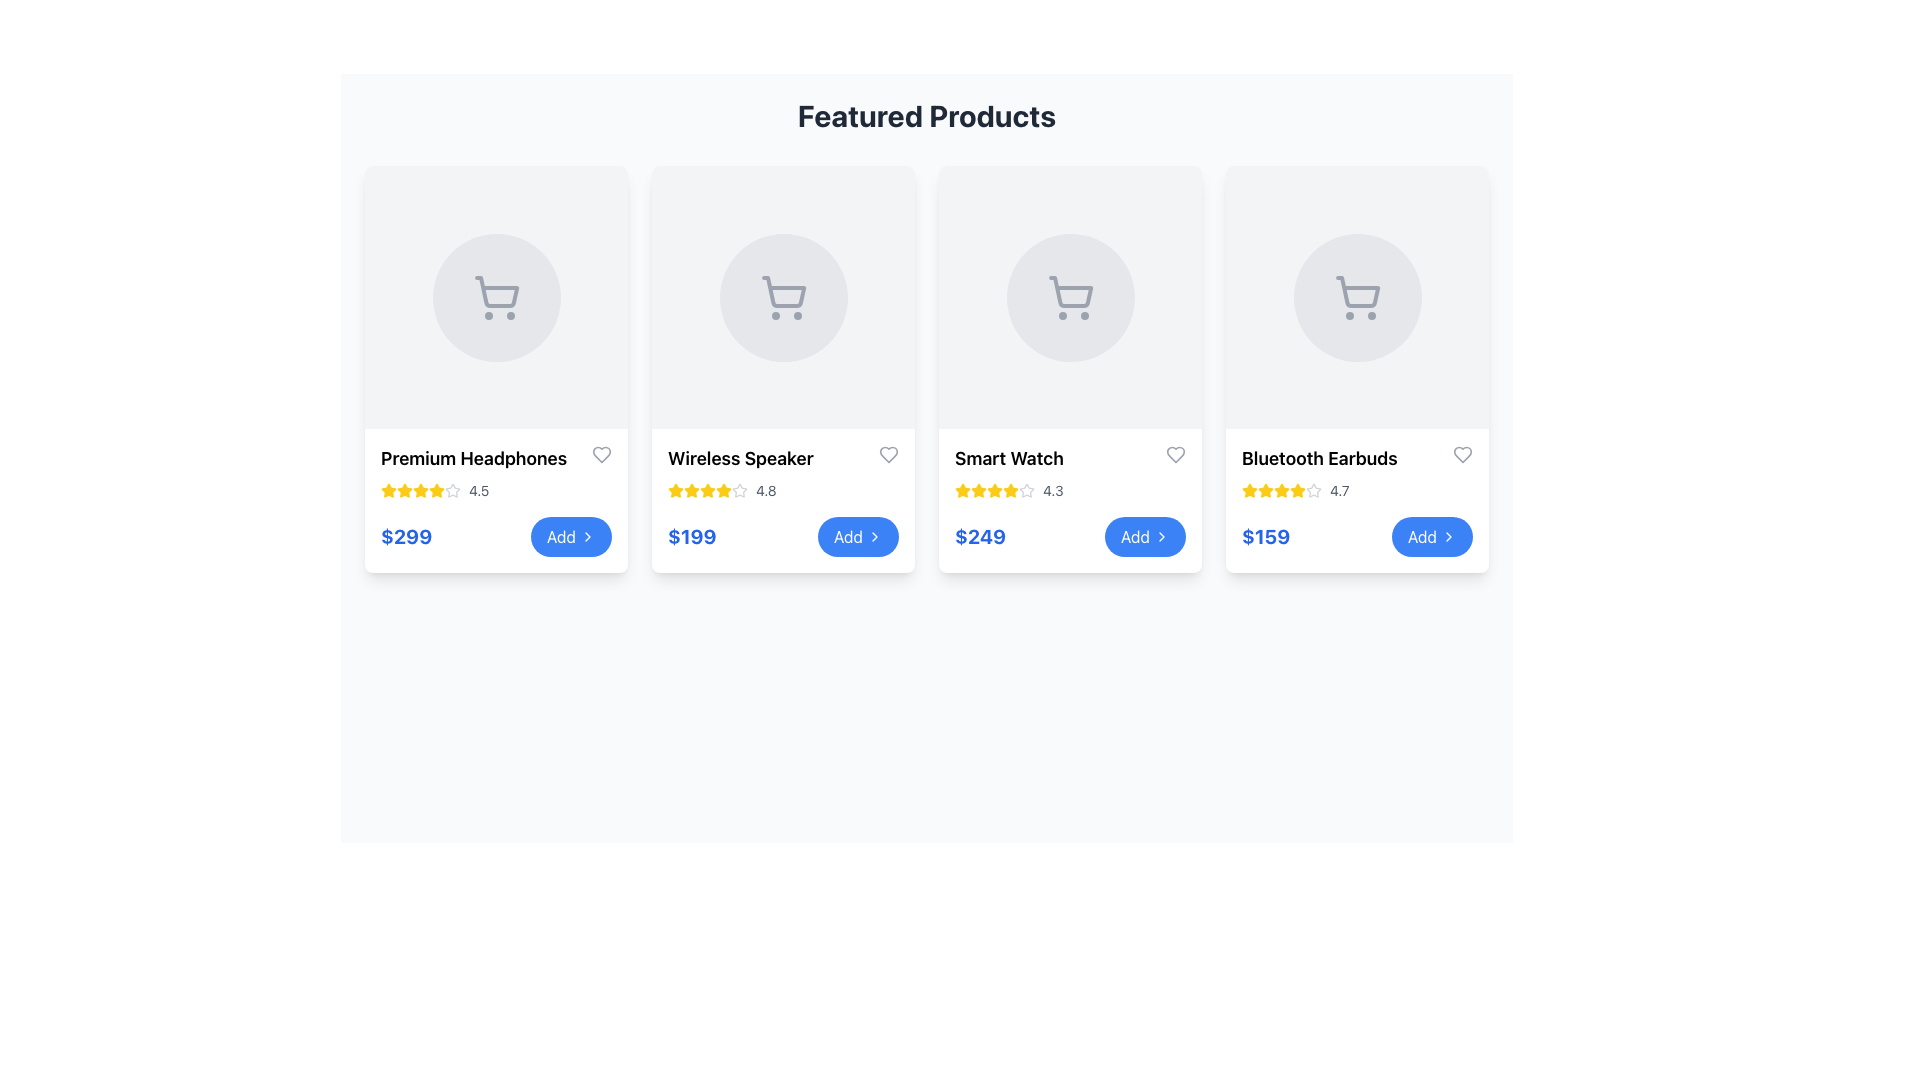 This screenshot has height=1080, width=1920. What do you see at coordinates (708, 490) in the screenshot?
I see `the yellow star icon representing the rating feature for the 'Wireless Speaker' product, located next to the numeric rating value '4.8'` at bounding box center [708, 490].